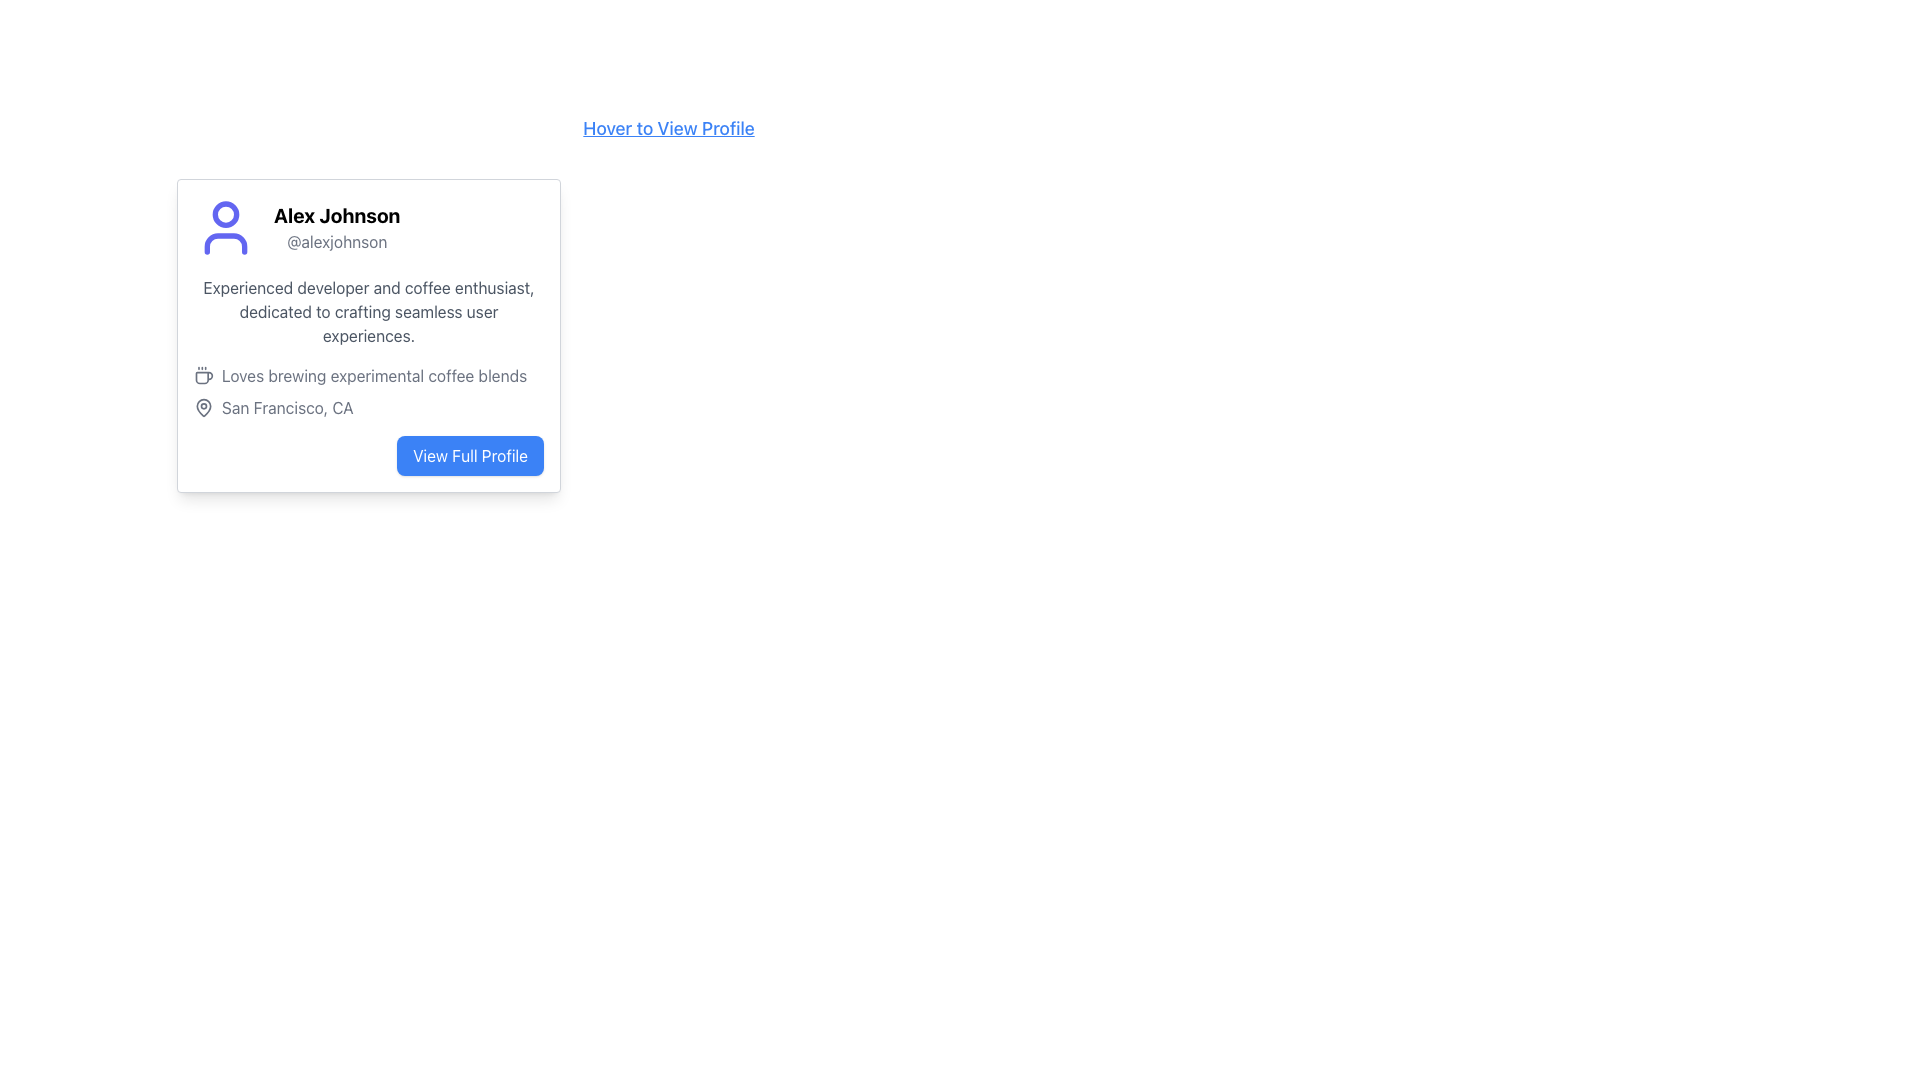 The height and width of the screenshot is (1080, 1920). Describe the element at coordinates (225, 226) in the screenshot. I see `the user profile icon which resembles a circular head and rectangular torso outlined in purple, located to the left of the text 'Alex Johnson' and '@alexjohnson'` at that location.